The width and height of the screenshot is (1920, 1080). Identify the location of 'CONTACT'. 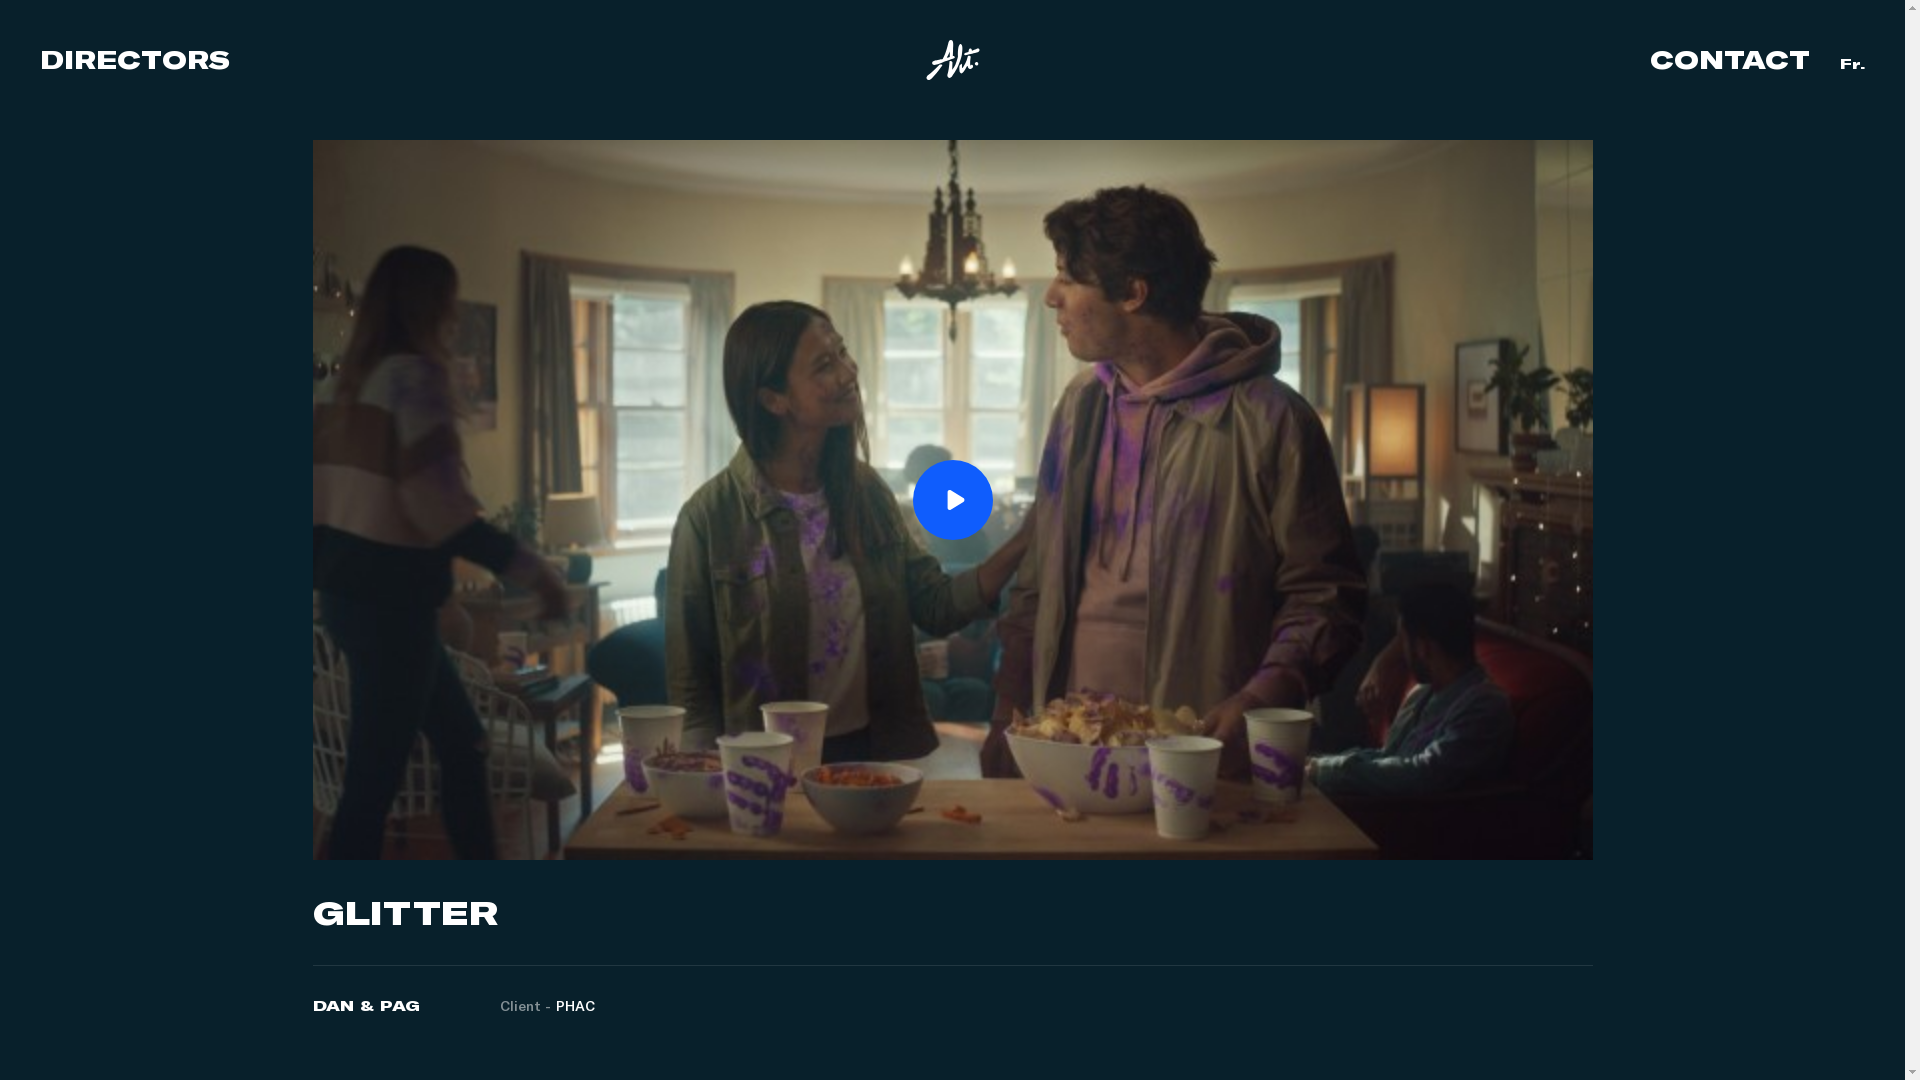
(1728, 59).